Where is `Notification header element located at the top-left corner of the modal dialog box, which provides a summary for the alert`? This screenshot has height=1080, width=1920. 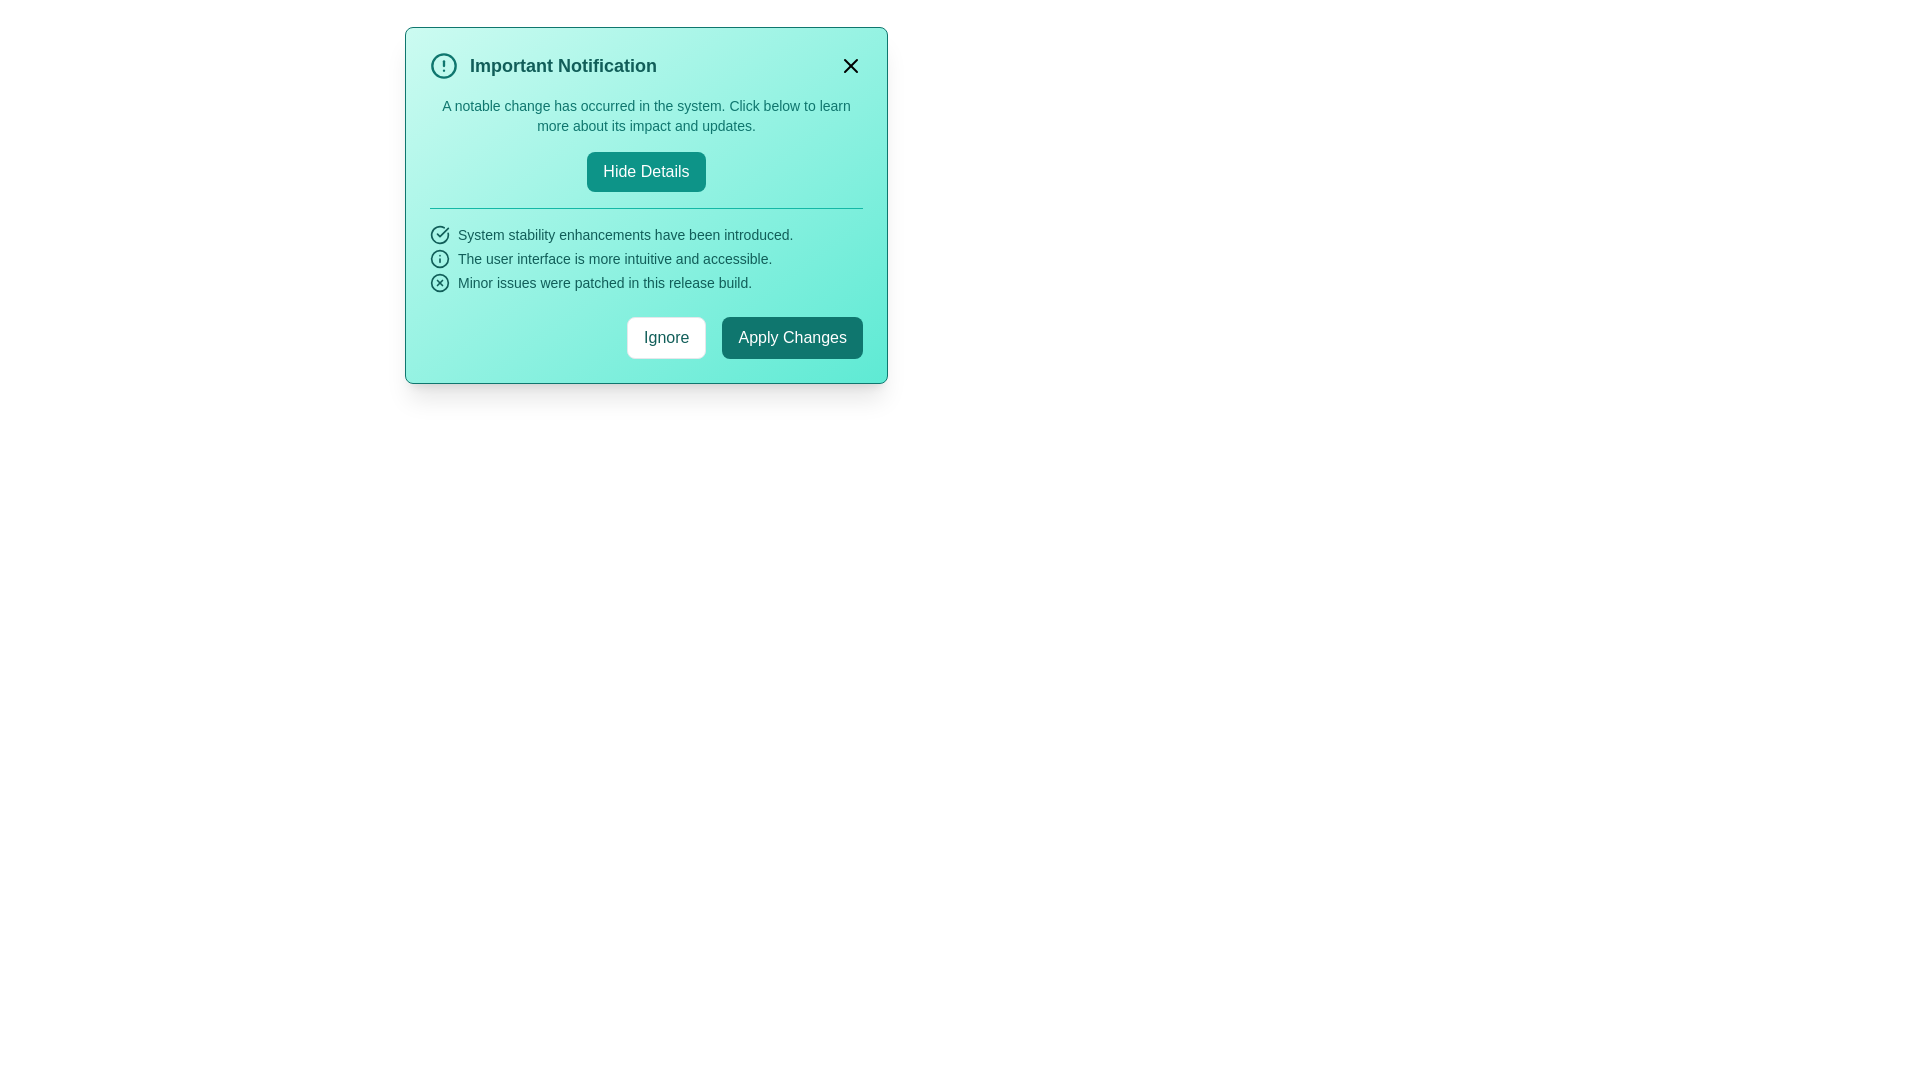 Notification header element located at the top-left corner of the modal dialog box, which provides a summary for the alert is located at coordinates (543, 64).